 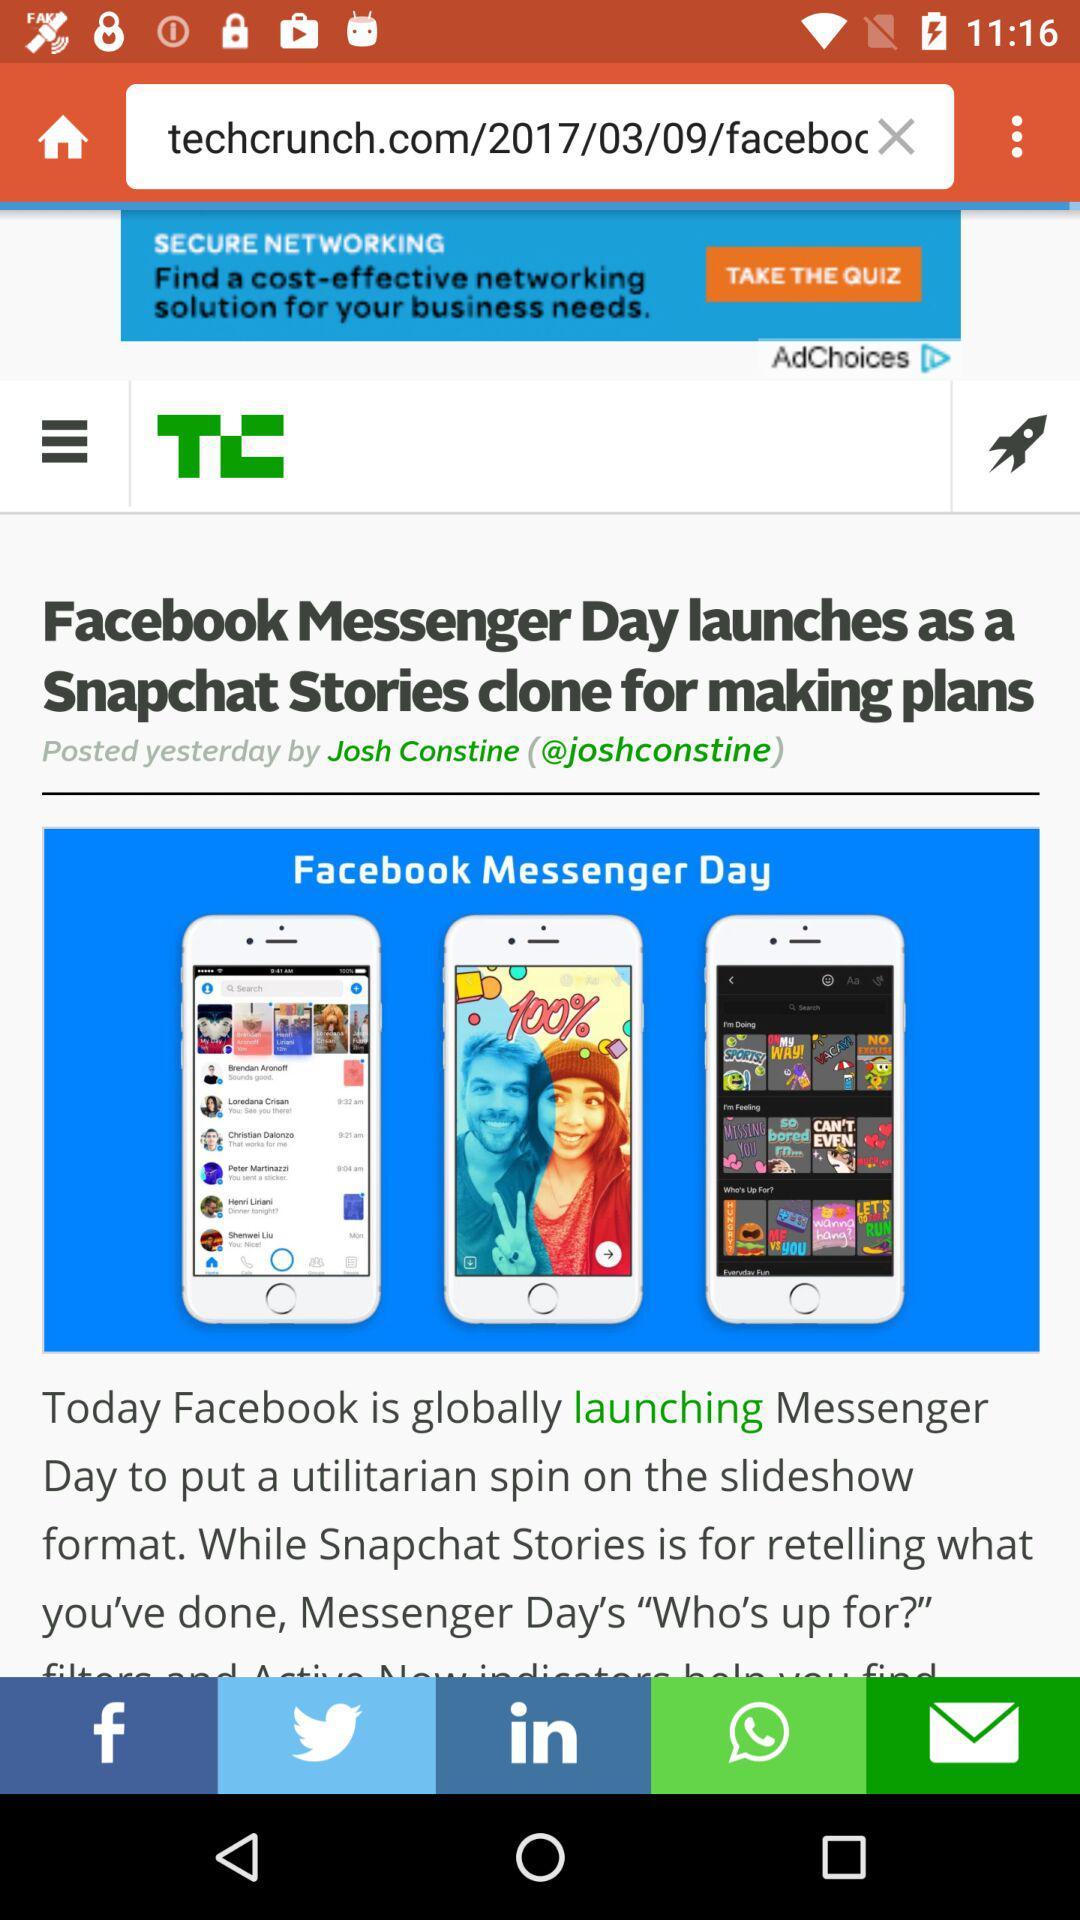 I want to click on open menu, so click(x=1017, y=135).